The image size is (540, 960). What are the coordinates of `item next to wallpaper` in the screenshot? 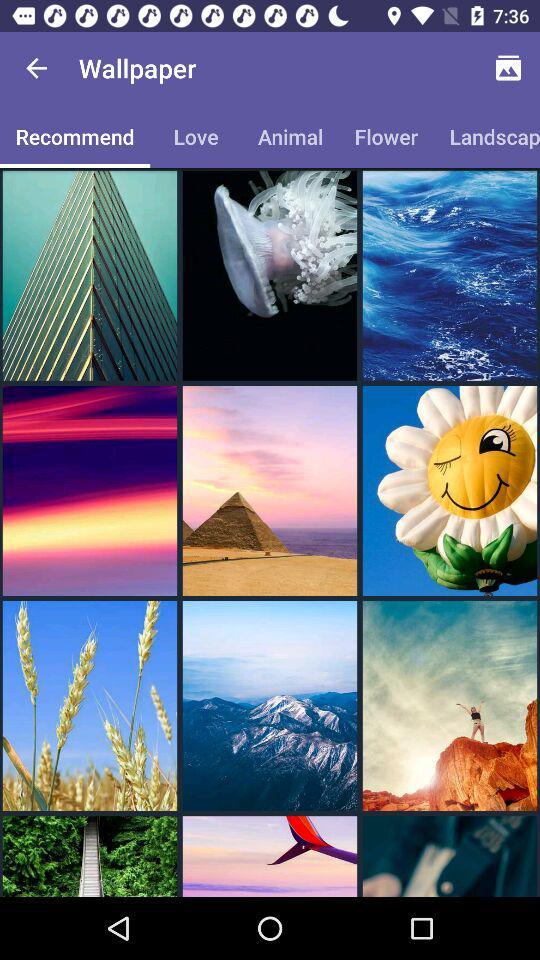 It's located at (508, 68).